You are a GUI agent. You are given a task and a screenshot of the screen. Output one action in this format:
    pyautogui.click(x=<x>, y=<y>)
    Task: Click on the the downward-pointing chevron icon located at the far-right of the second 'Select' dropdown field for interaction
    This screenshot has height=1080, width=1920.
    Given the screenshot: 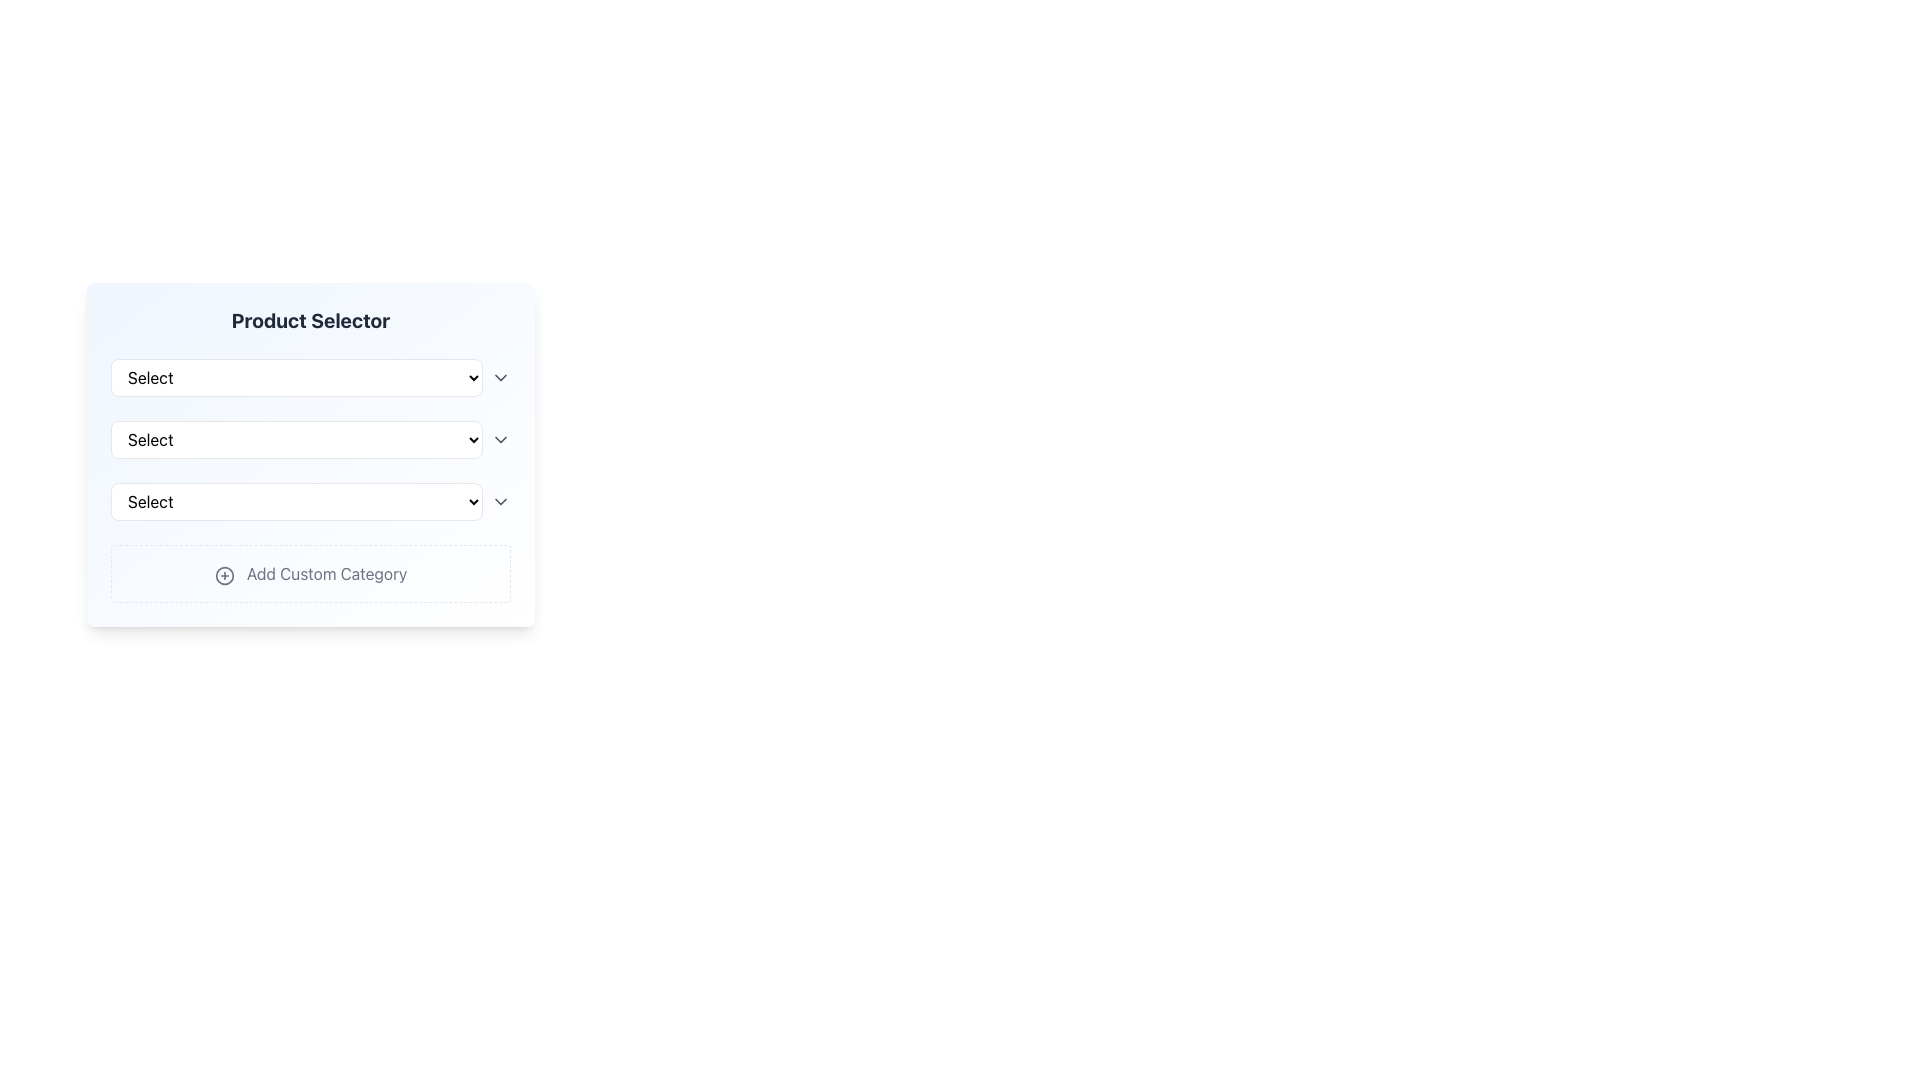 What is the action you would take?
    pyautogui.click(x=500, y=438)
    